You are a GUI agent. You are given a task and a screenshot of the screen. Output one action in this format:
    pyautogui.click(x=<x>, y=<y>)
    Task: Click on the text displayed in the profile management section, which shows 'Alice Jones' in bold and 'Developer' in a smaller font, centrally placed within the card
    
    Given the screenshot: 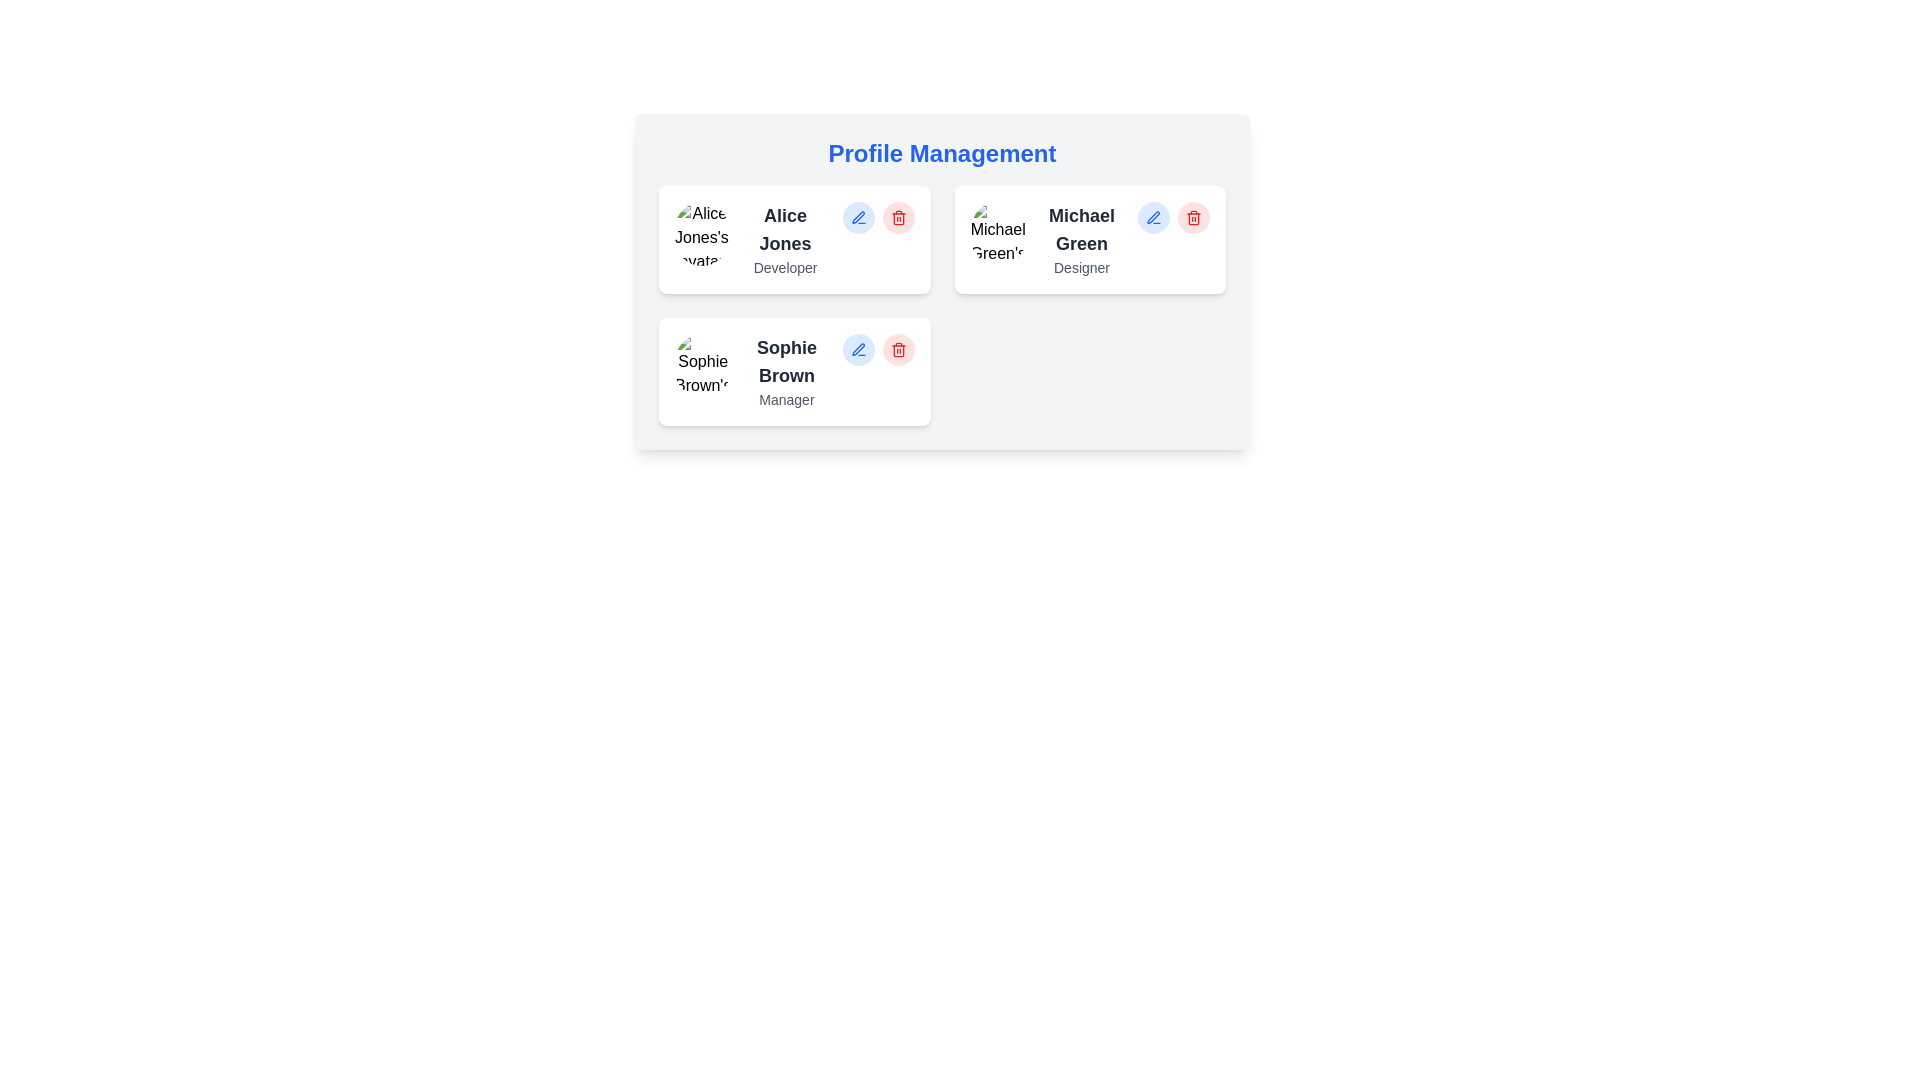 What is the action you would take?
    pyautogui.click(x=784, y=238)
    